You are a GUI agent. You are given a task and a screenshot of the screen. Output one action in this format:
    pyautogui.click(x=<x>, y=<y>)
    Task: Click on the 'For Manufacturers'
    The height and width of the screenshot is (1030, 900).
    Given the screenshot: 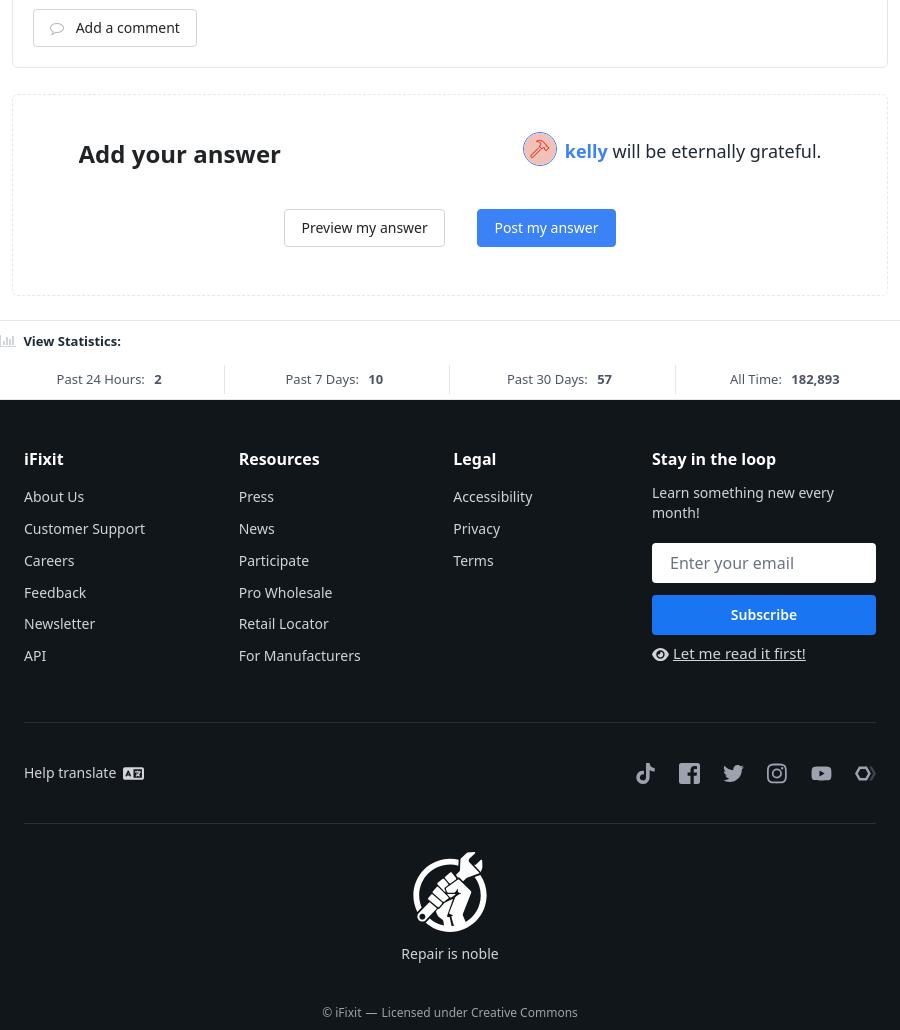 What is the action you would take?
    pyautogui.click(x=297, y=903)
    